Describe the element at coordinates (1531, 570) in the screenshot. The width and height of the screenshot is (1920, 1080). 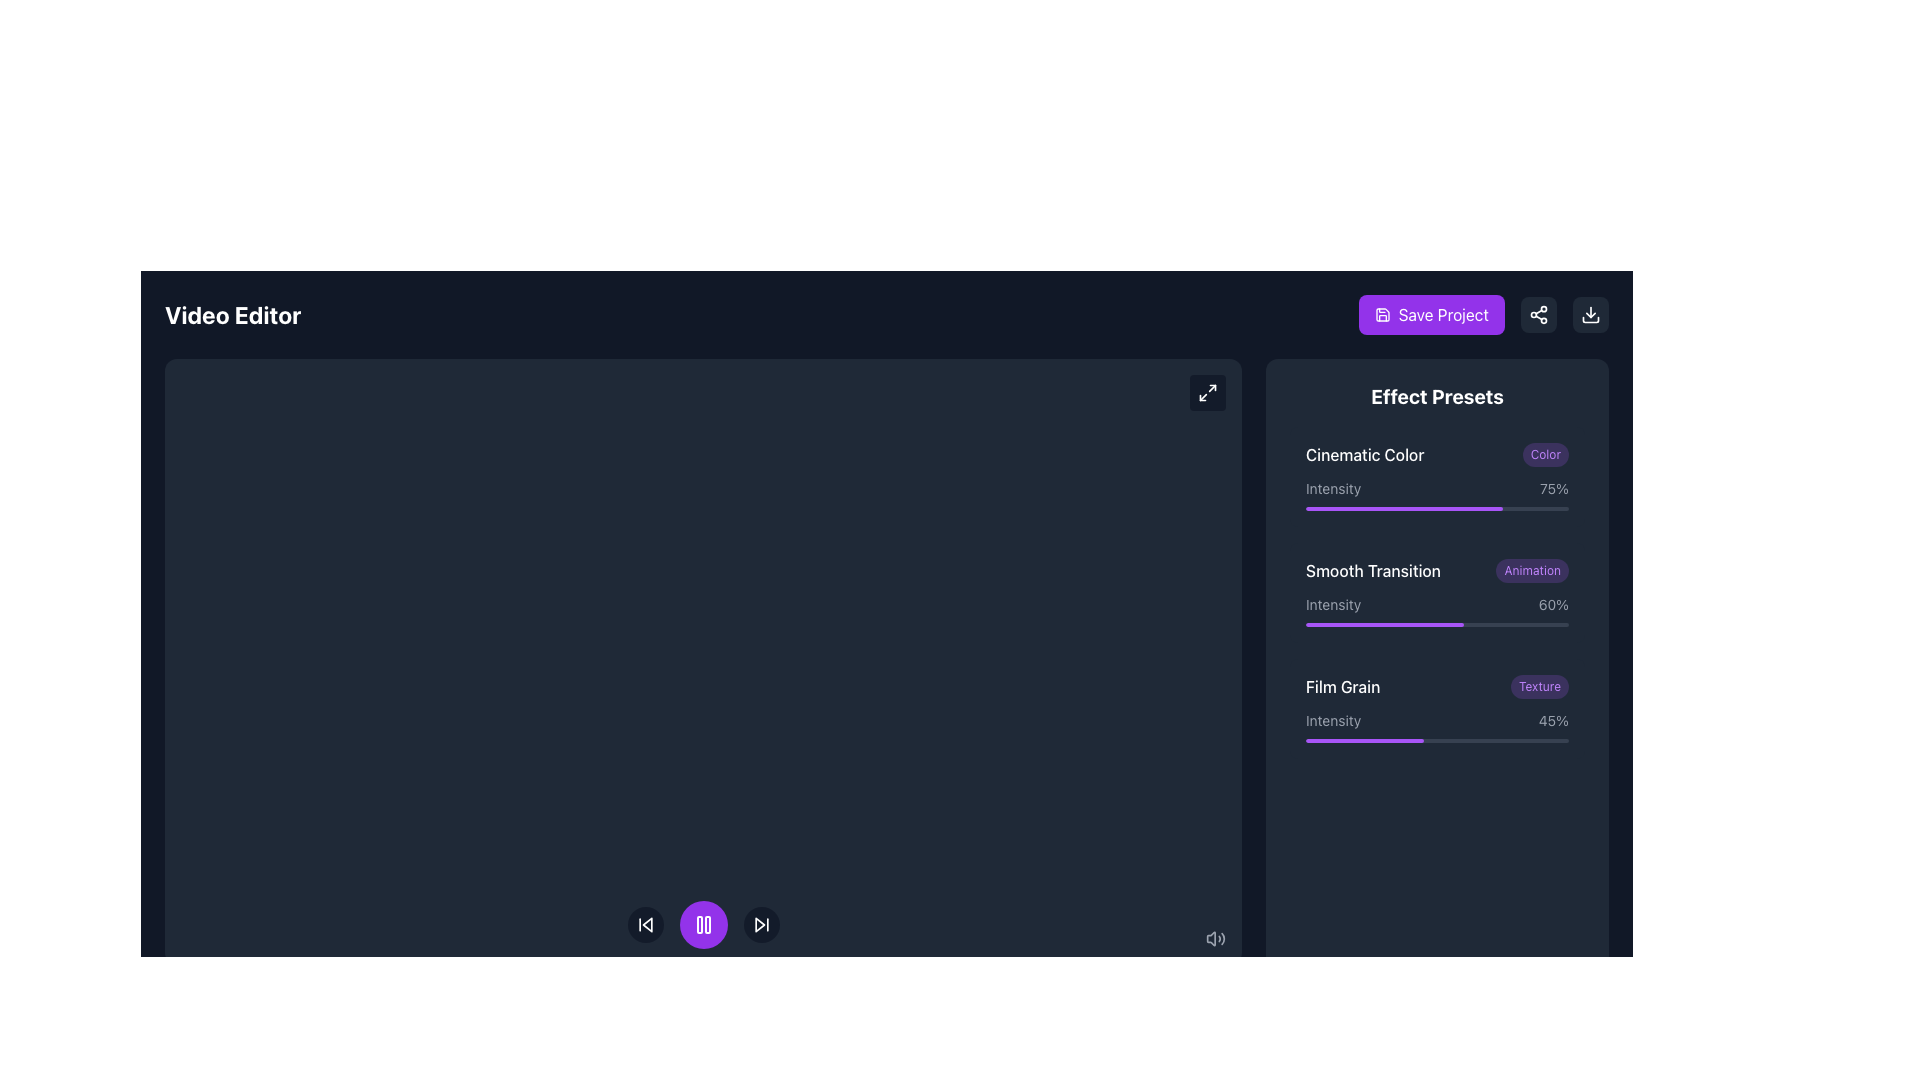
I see `the label or tag that serves as a category marker to the right of the 'Smooth Transition' text` at that location.